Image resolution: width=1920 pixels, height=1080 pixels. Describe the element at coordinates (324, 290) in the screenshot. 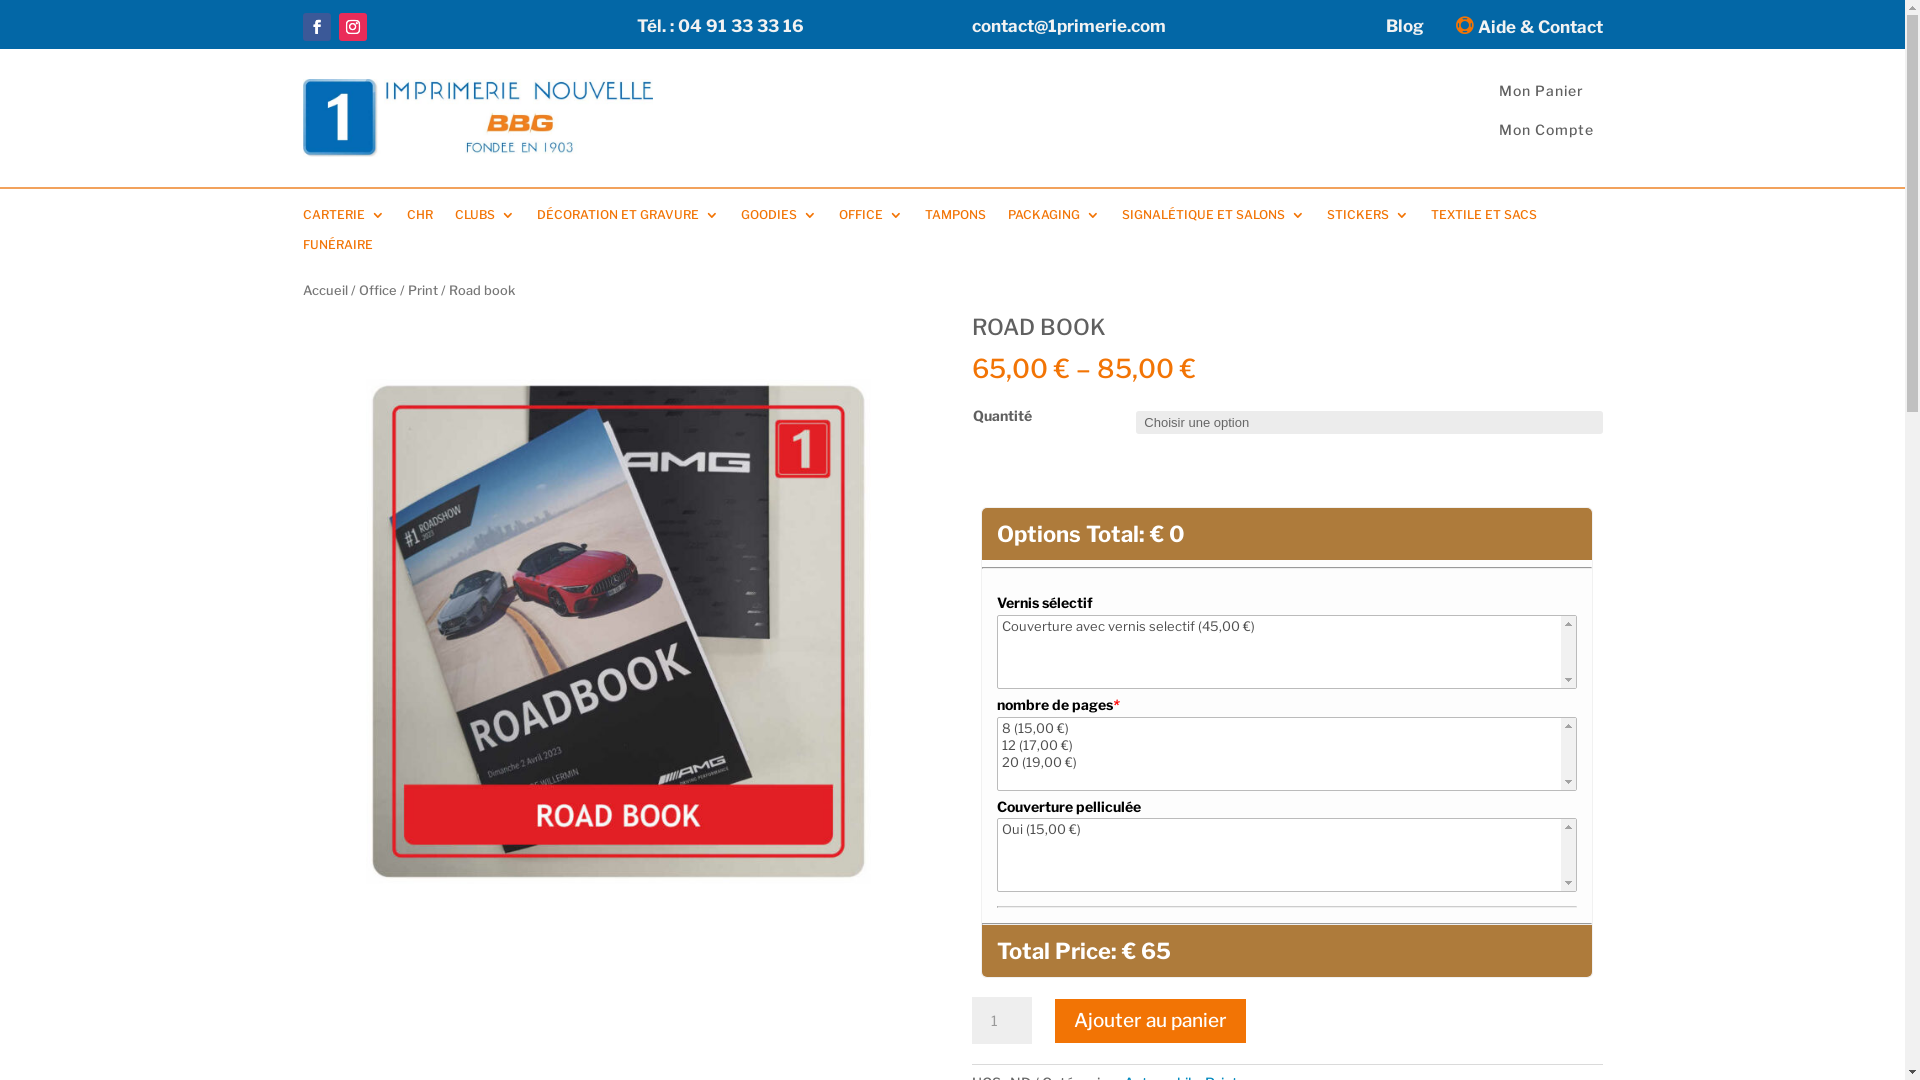

I see `'Accueil'` at that location.